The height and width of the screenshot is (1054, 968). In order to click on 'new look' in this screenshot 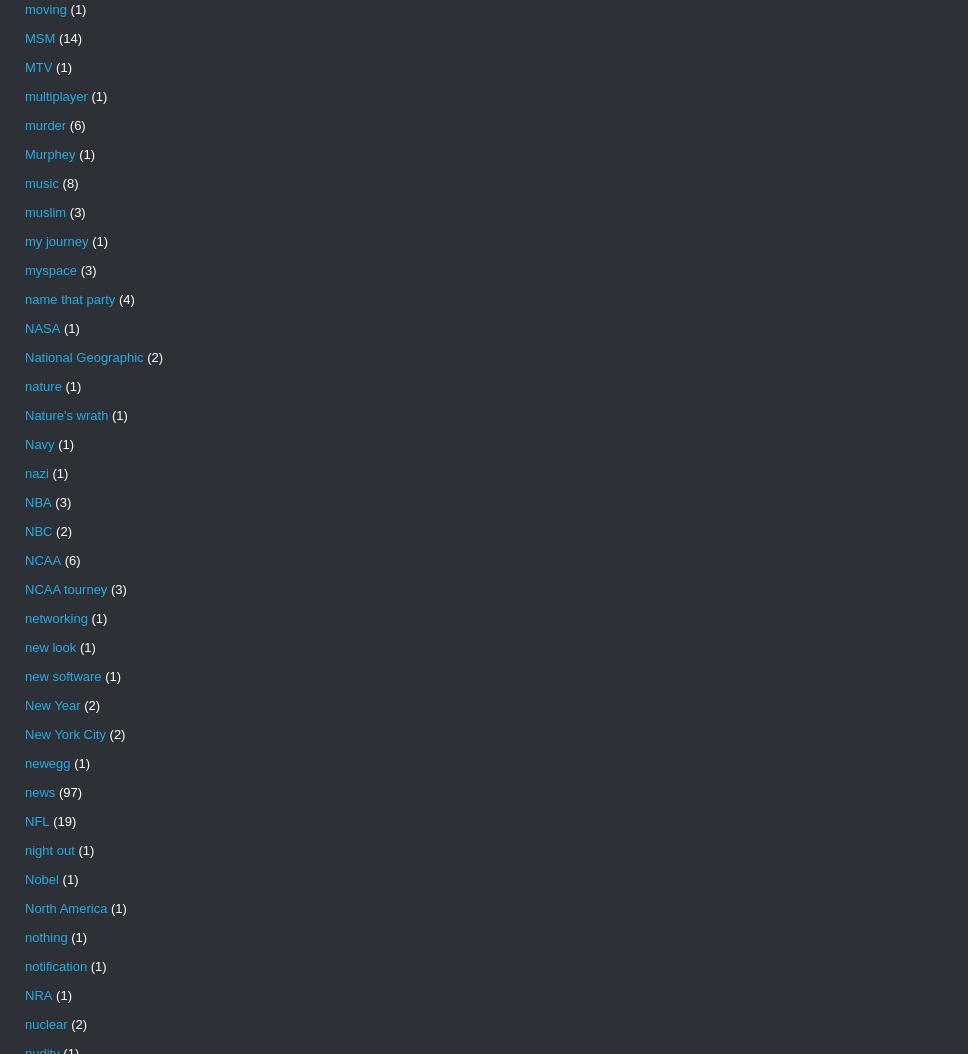, I will do `click(49, 647)`.